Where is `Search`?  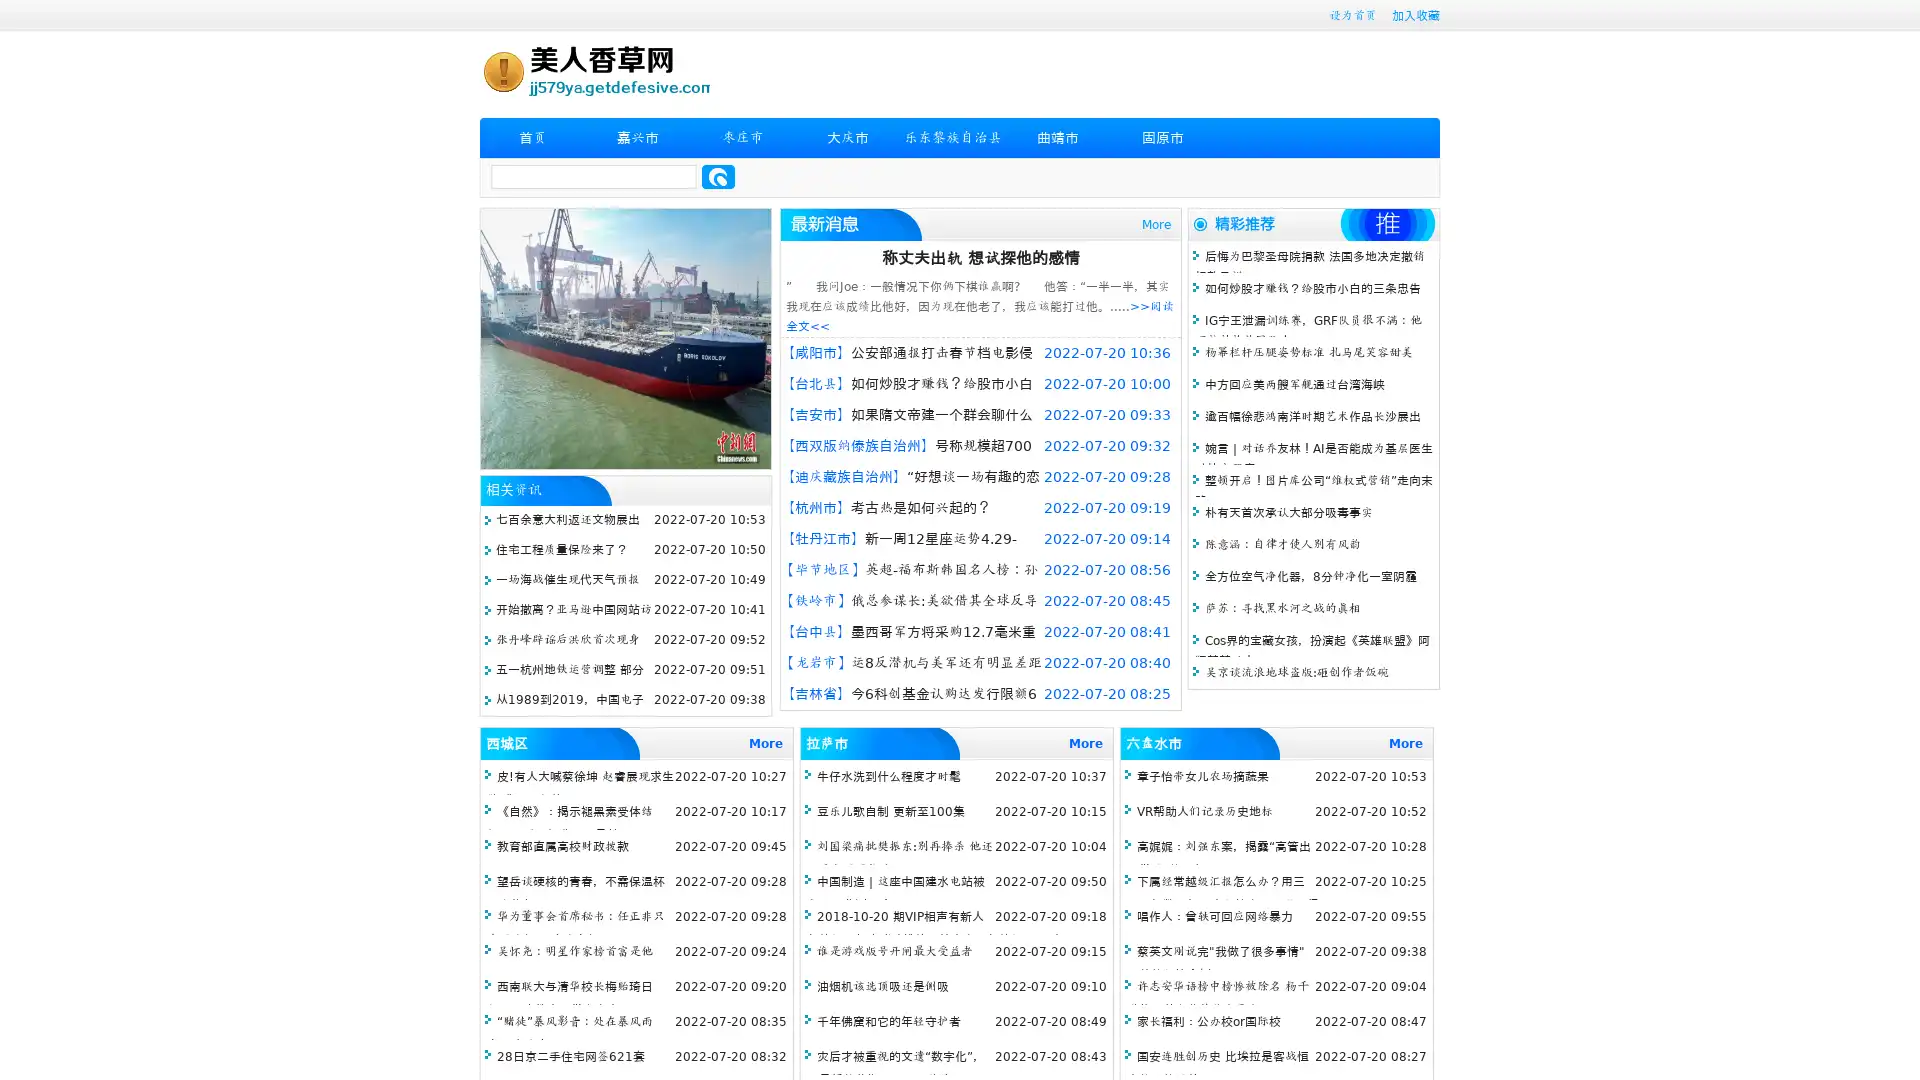 Search is located at coordinates (718, 176).